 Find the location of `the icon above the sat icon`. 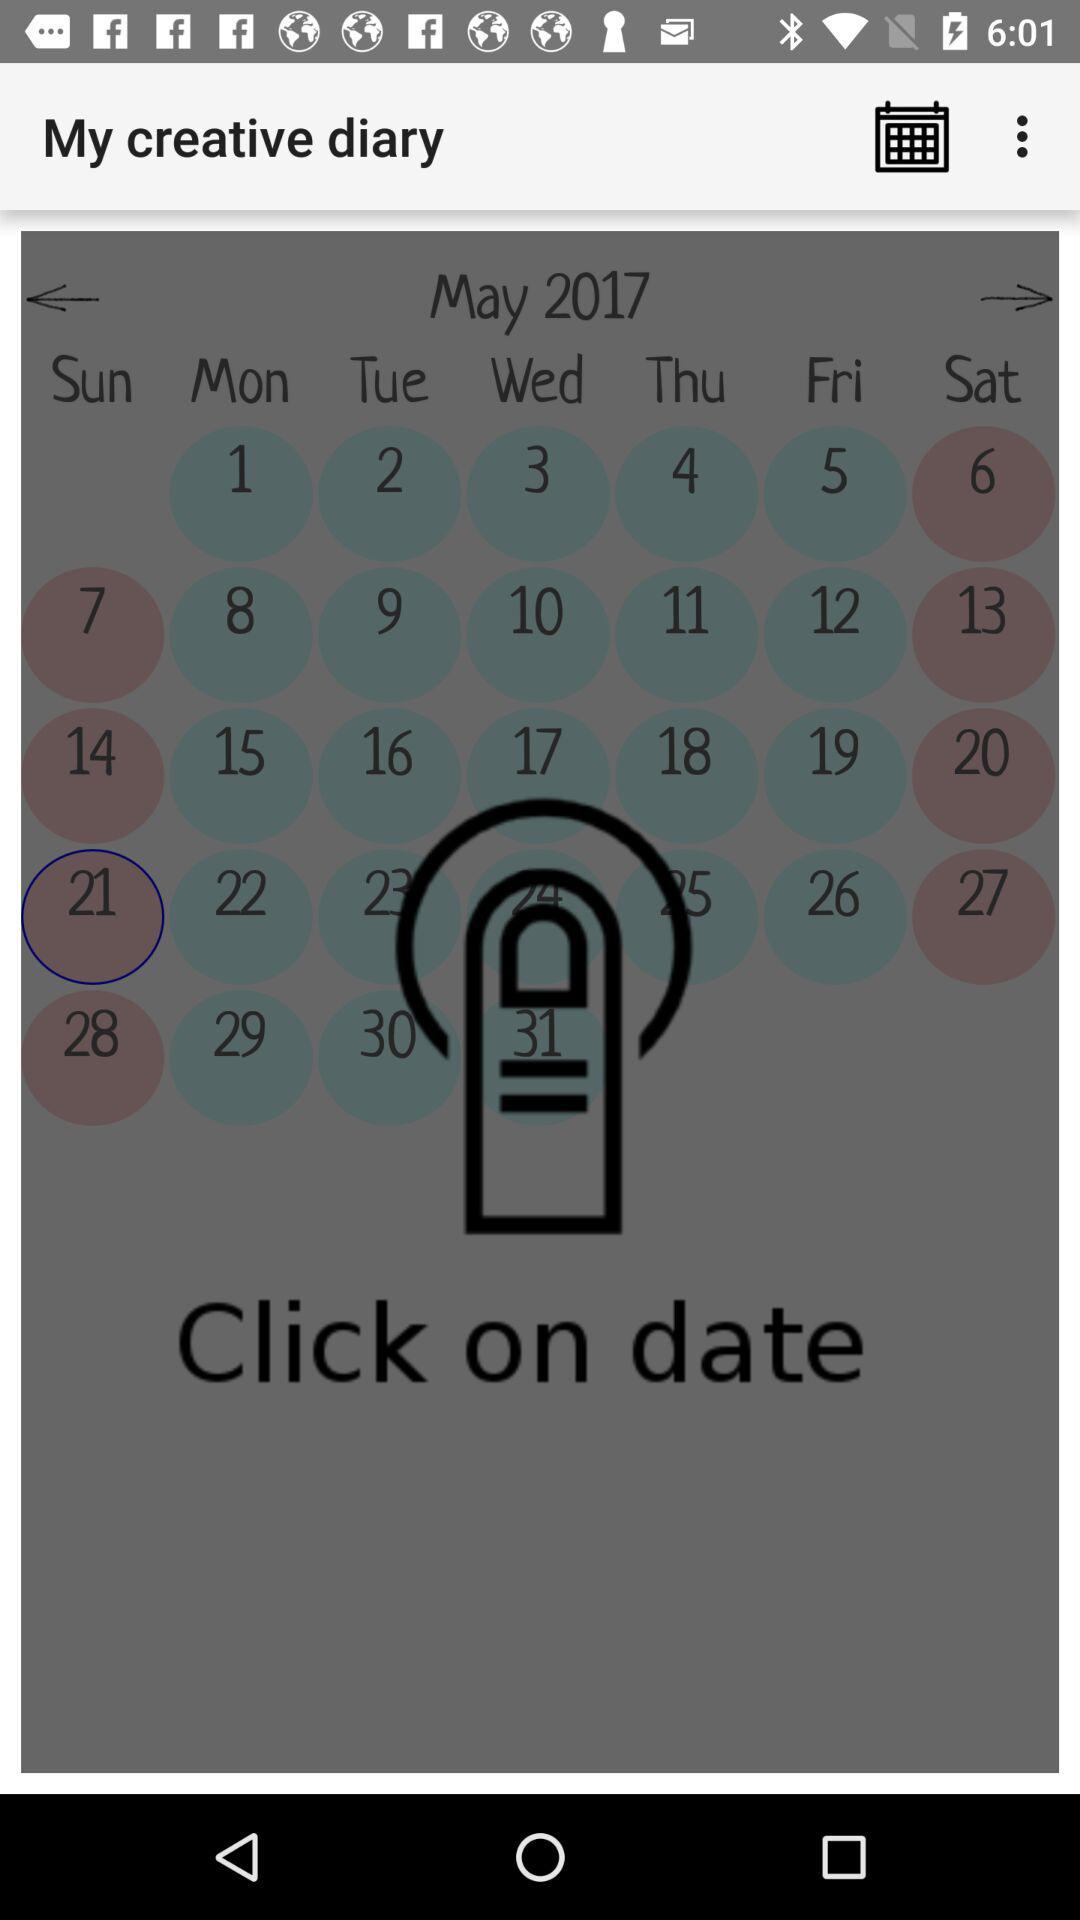

the icon above the sat icon is located at coordinates (1017, 298).